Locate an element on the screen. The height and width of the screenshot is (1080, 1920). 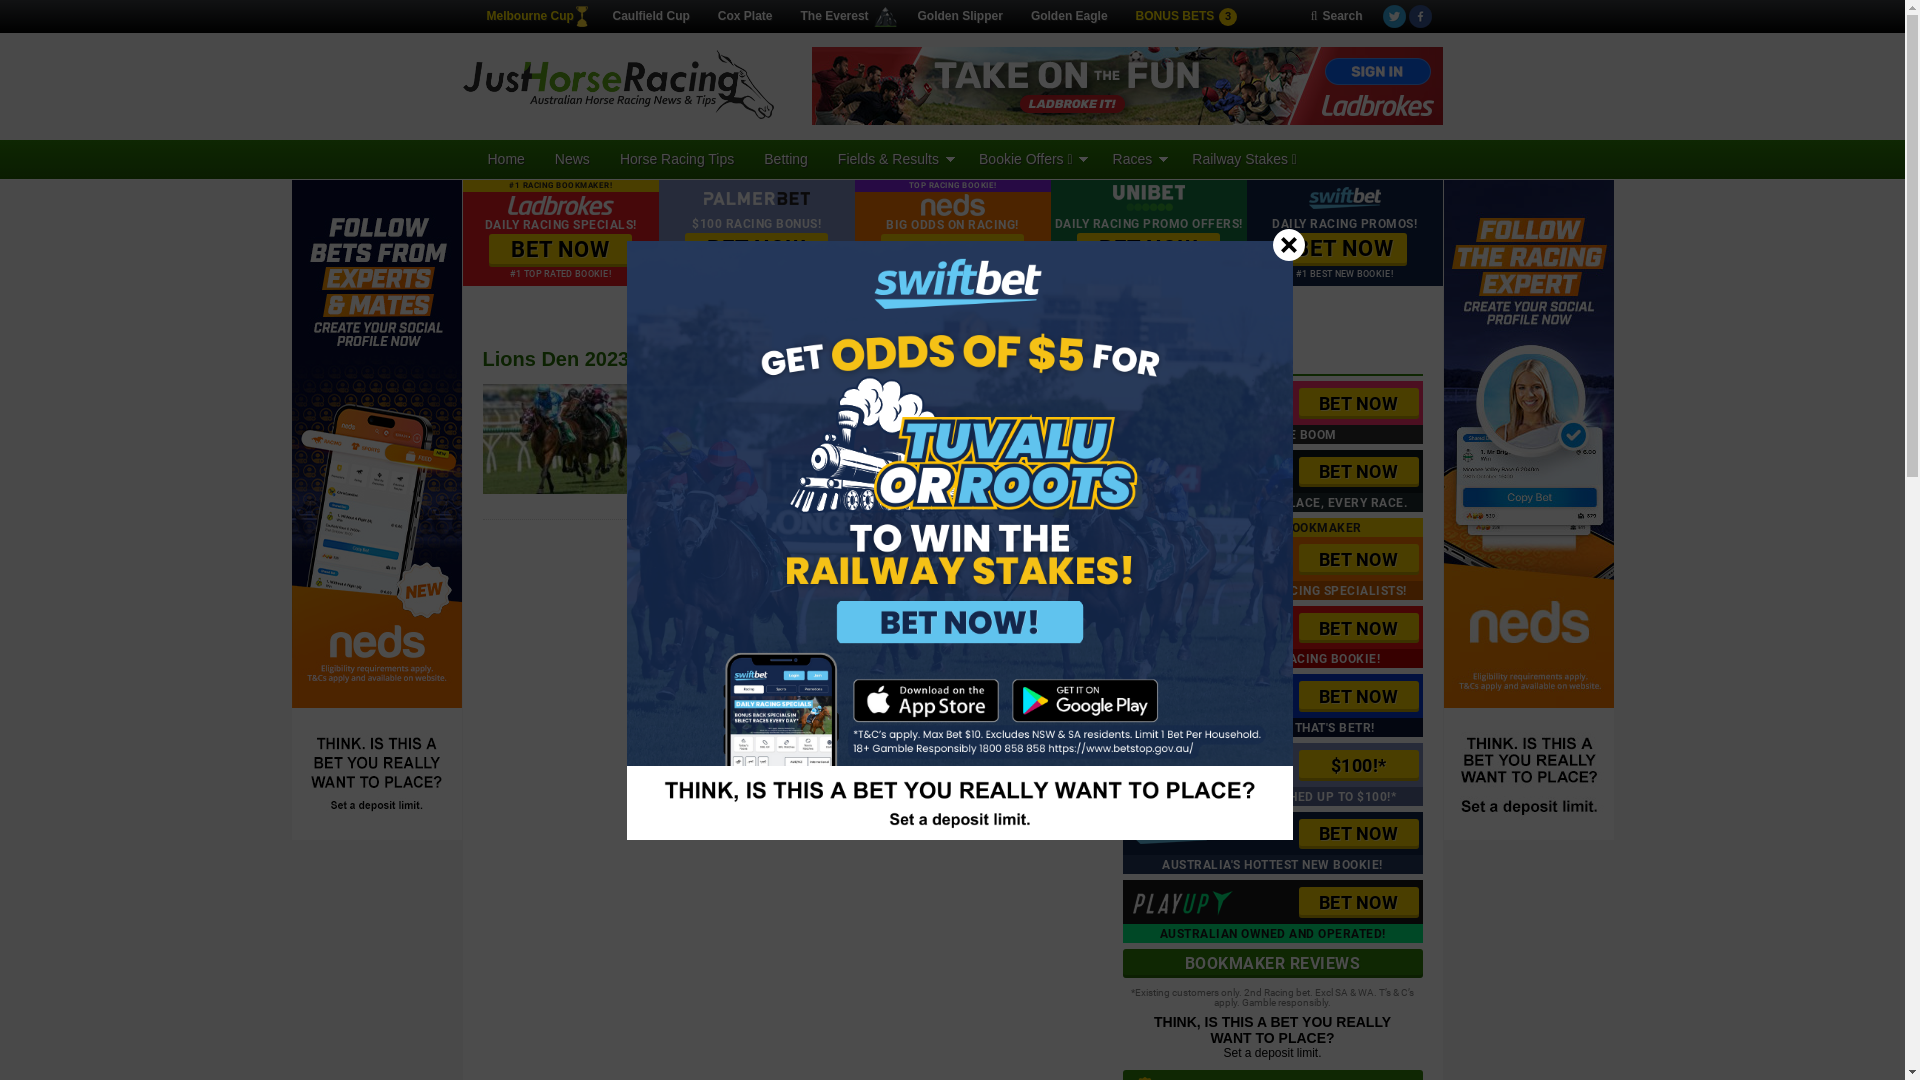
'Races' is located at coordinates (1137, 157).